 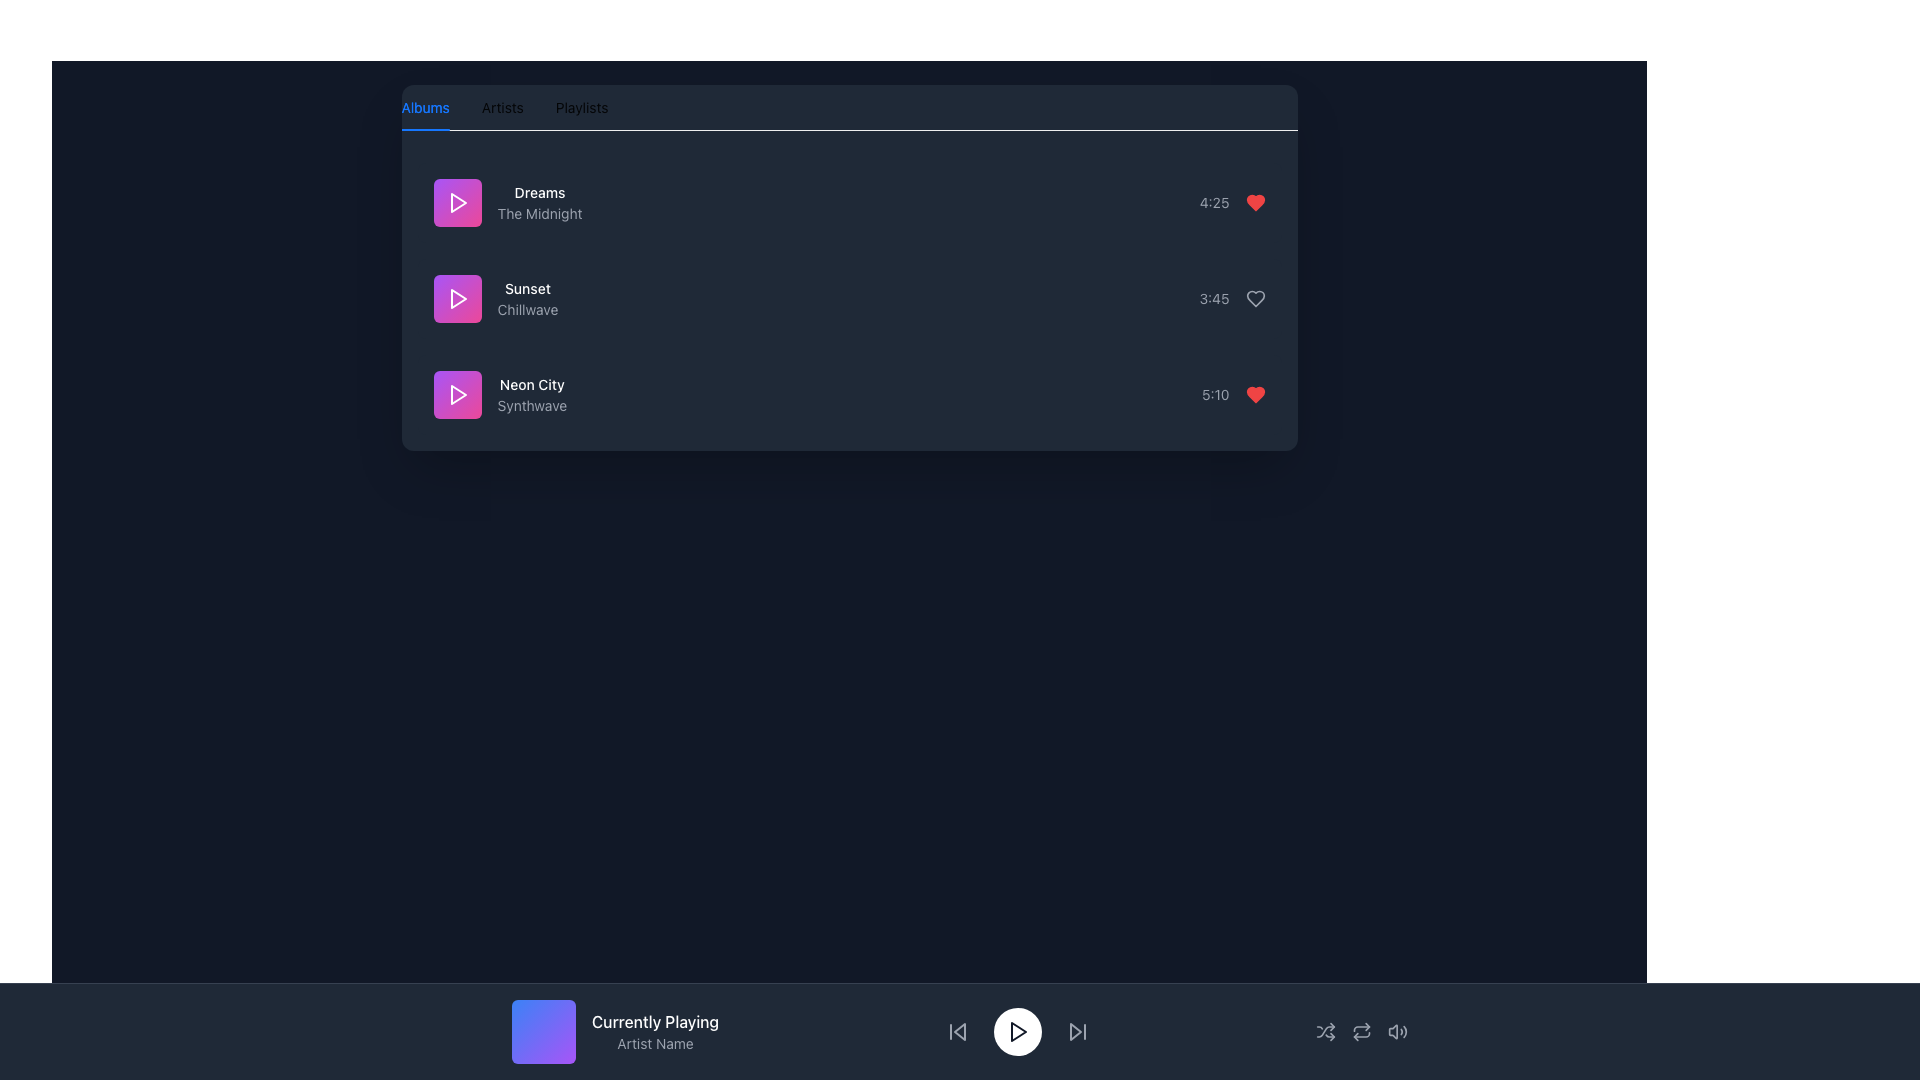 What do you see at coordinates (1074, 1032) in the screenshot?
I see `the right-pointing triangular button, which is styled with fine lines and located in the bottom central control bar, second from the right among visible controls` at bounding box center [1074, 1032].